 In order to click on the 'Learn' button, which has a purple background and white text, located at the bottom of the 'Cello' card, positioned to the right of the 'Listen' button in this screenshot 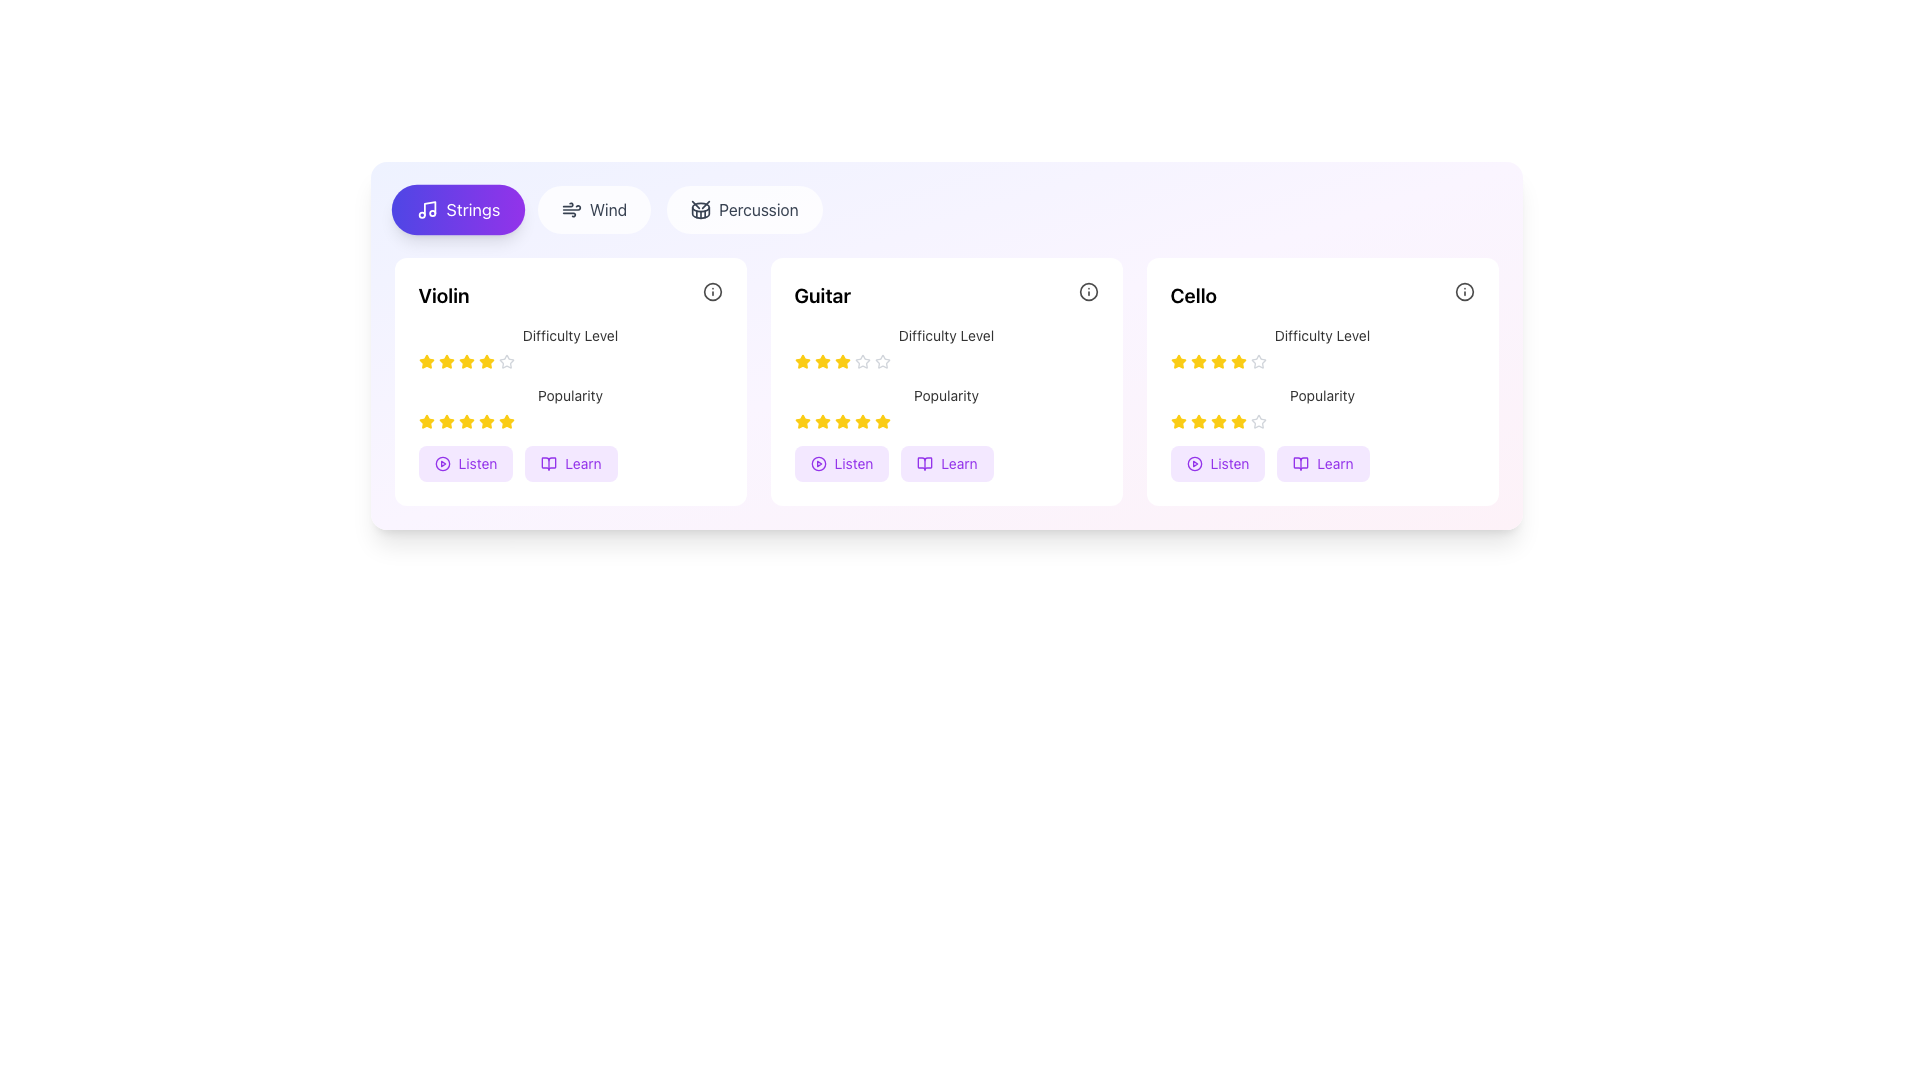, I will do `click(1322, 463)`.